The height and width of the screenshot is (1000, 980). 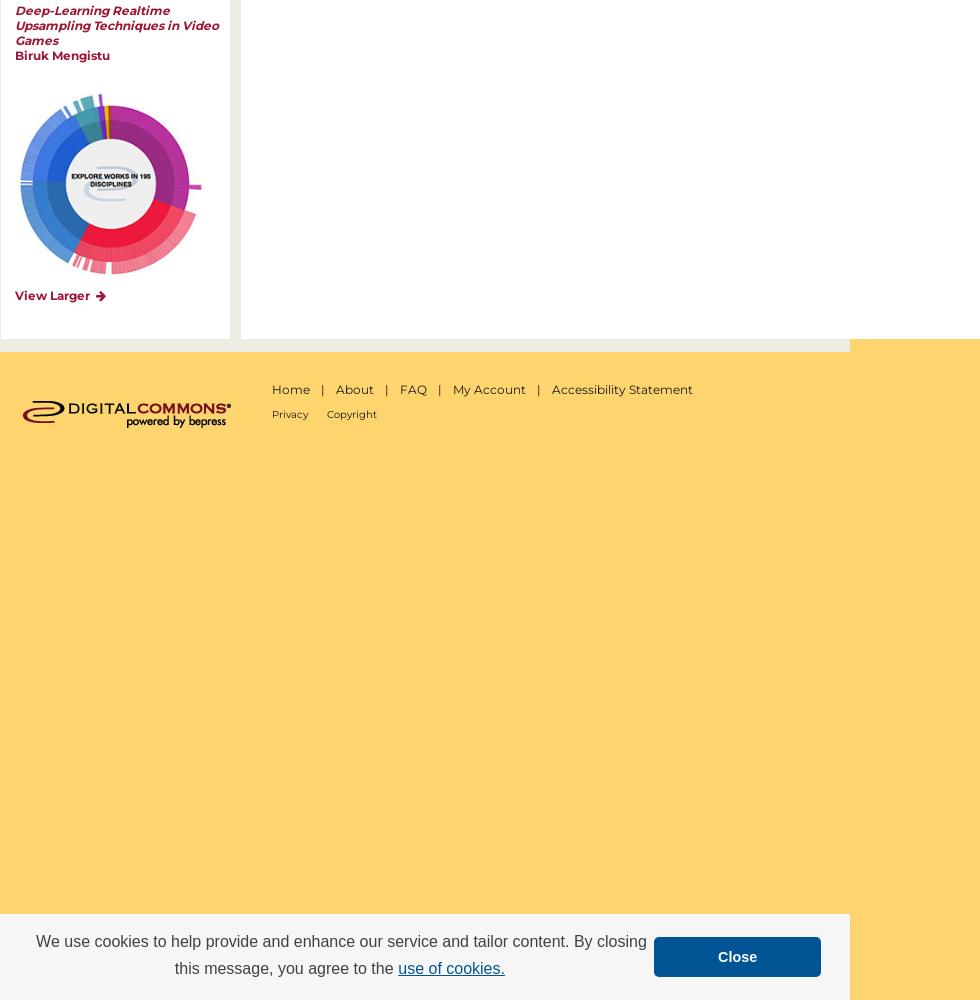 I want to click on 'Privacy', so click(x=289, y=414).